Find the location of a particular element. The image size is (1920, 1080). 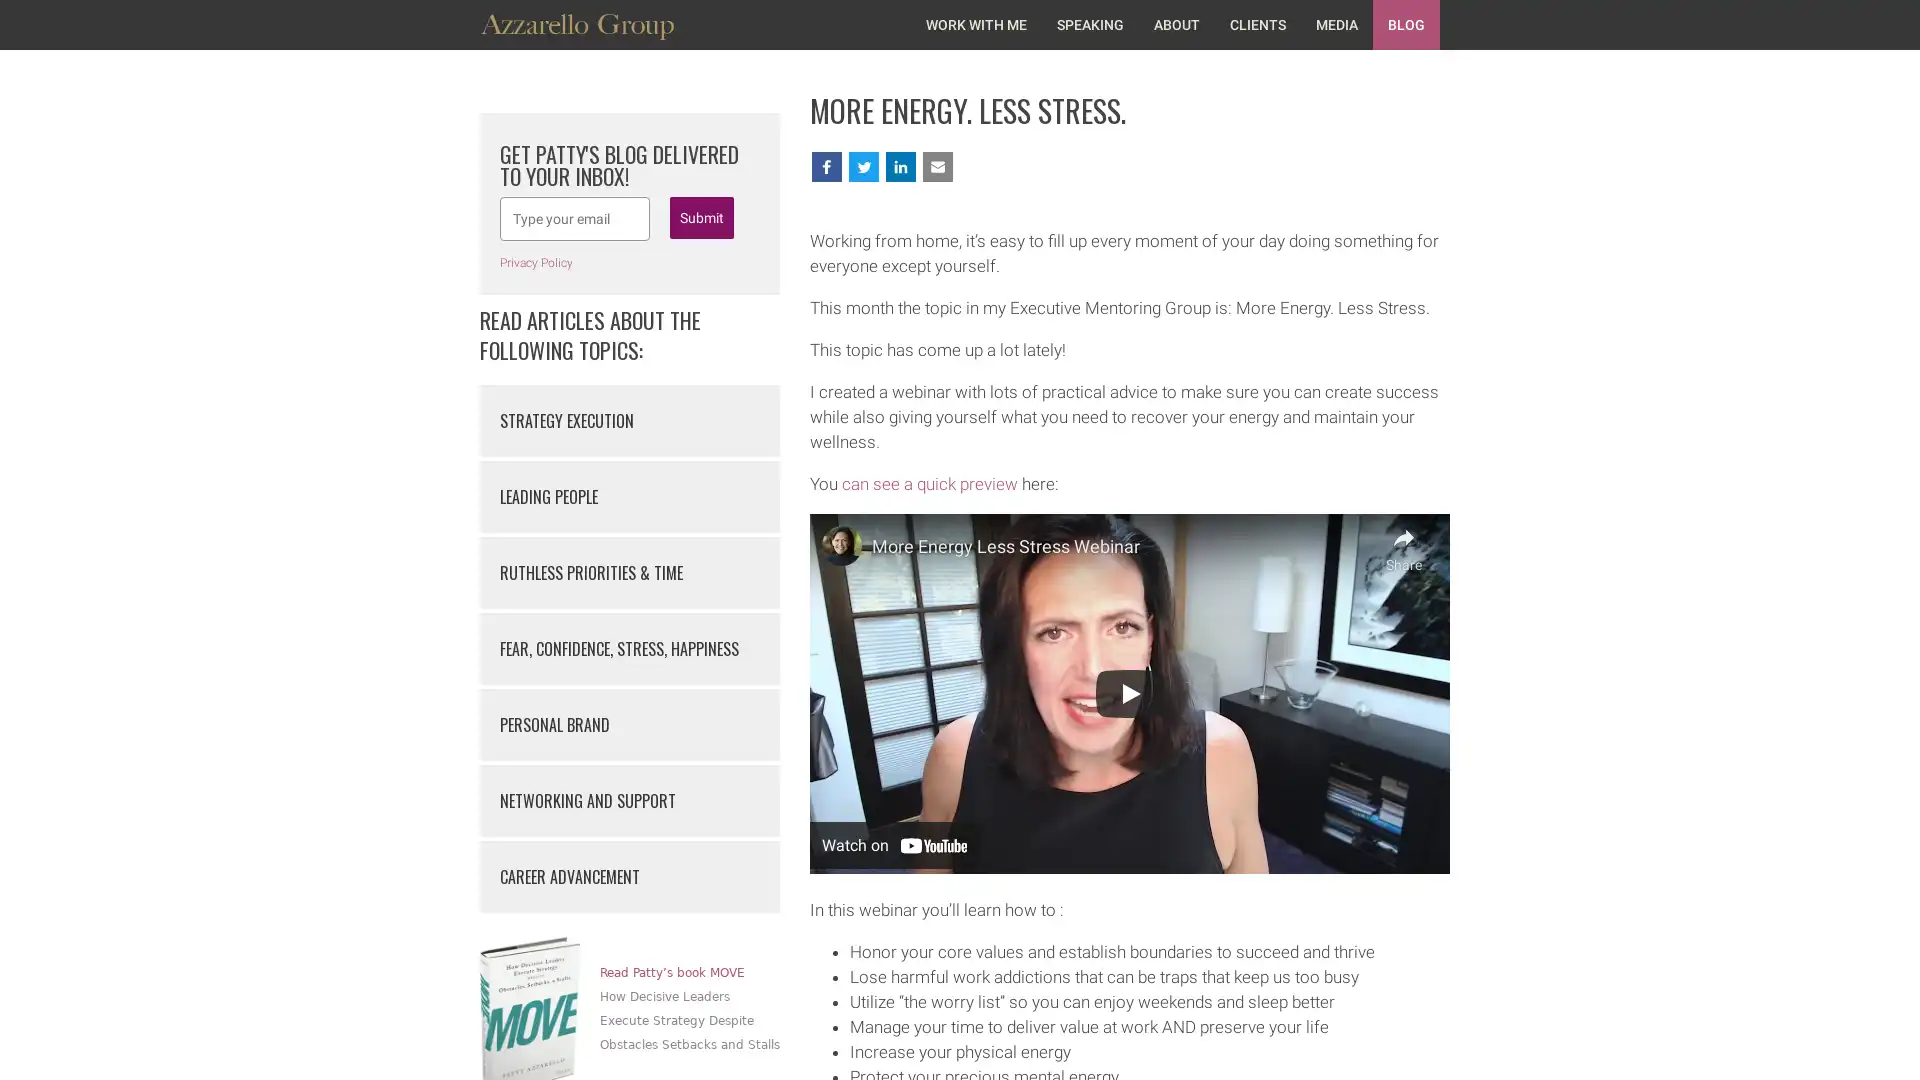

LEADING PEOPLE is located at coordinates (628, 496).